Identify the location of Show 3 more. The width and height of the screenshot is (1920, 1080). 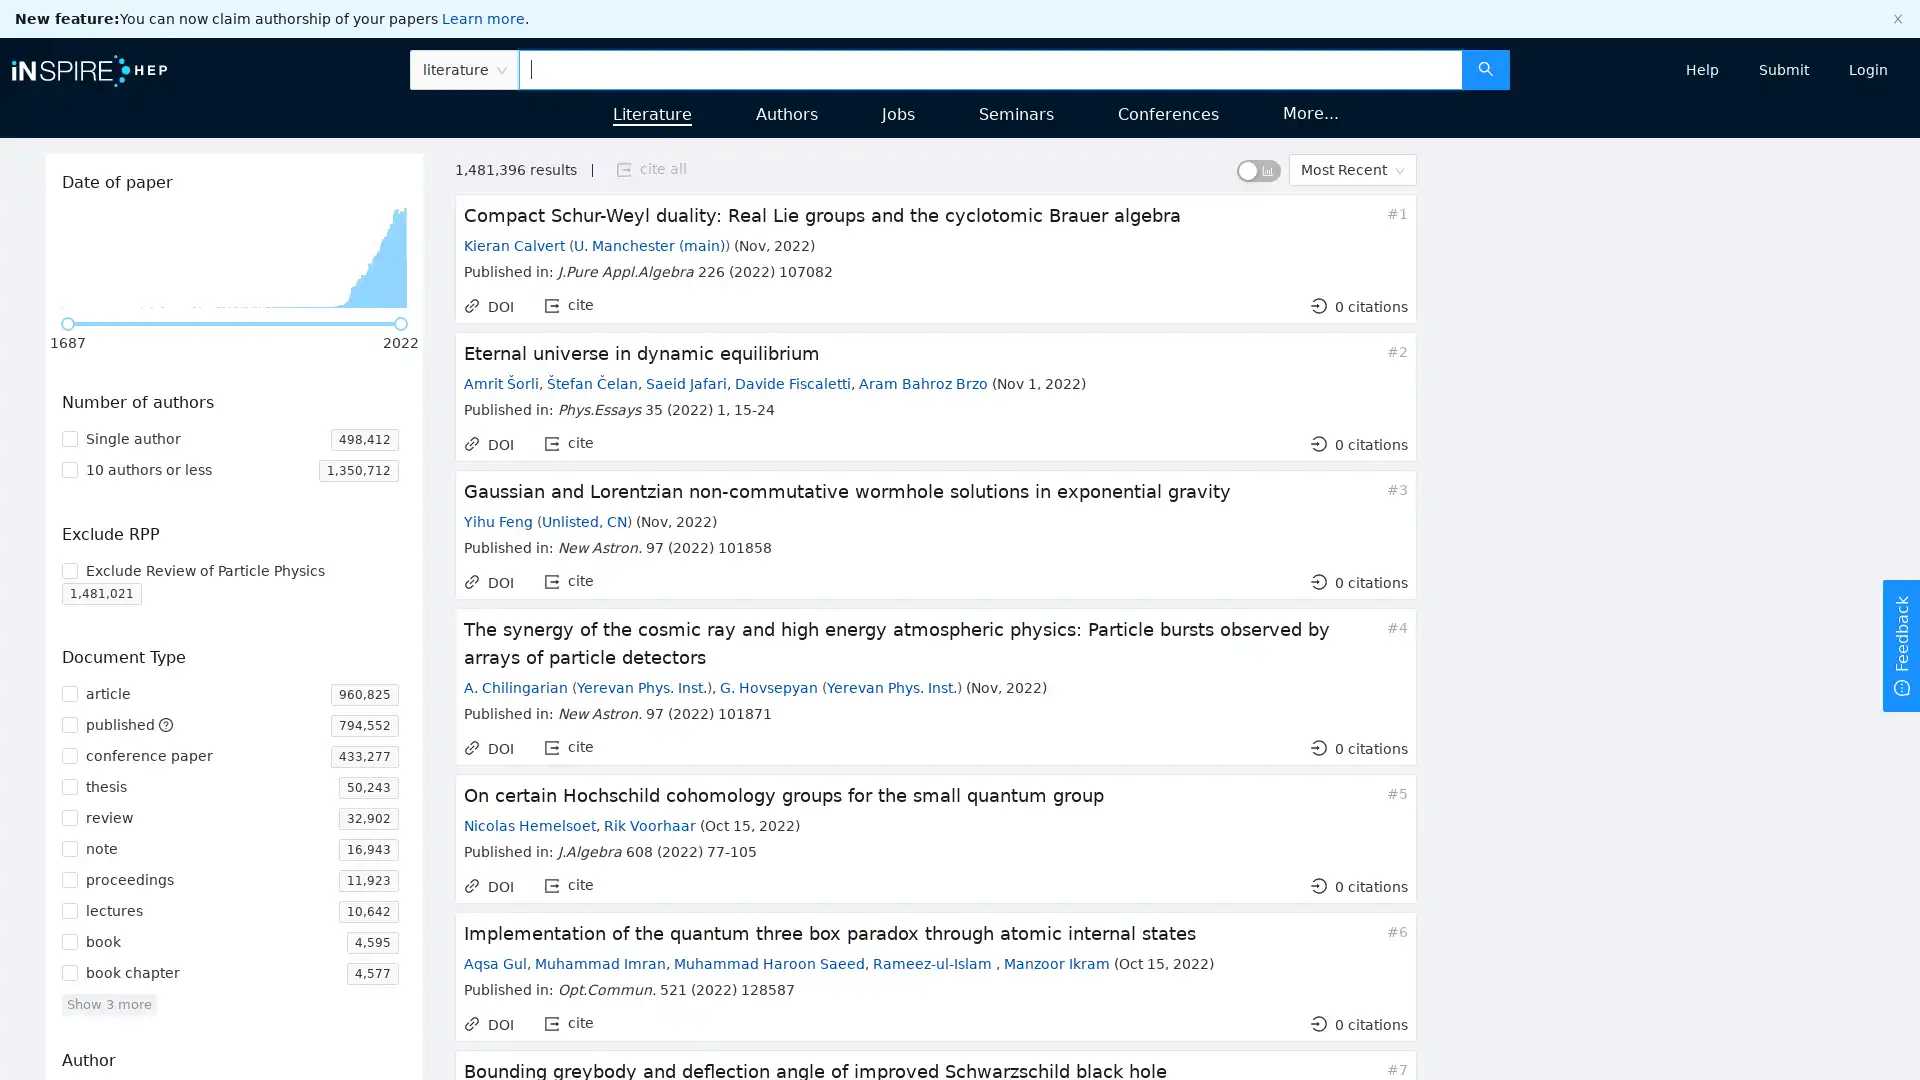
(107, 1004).